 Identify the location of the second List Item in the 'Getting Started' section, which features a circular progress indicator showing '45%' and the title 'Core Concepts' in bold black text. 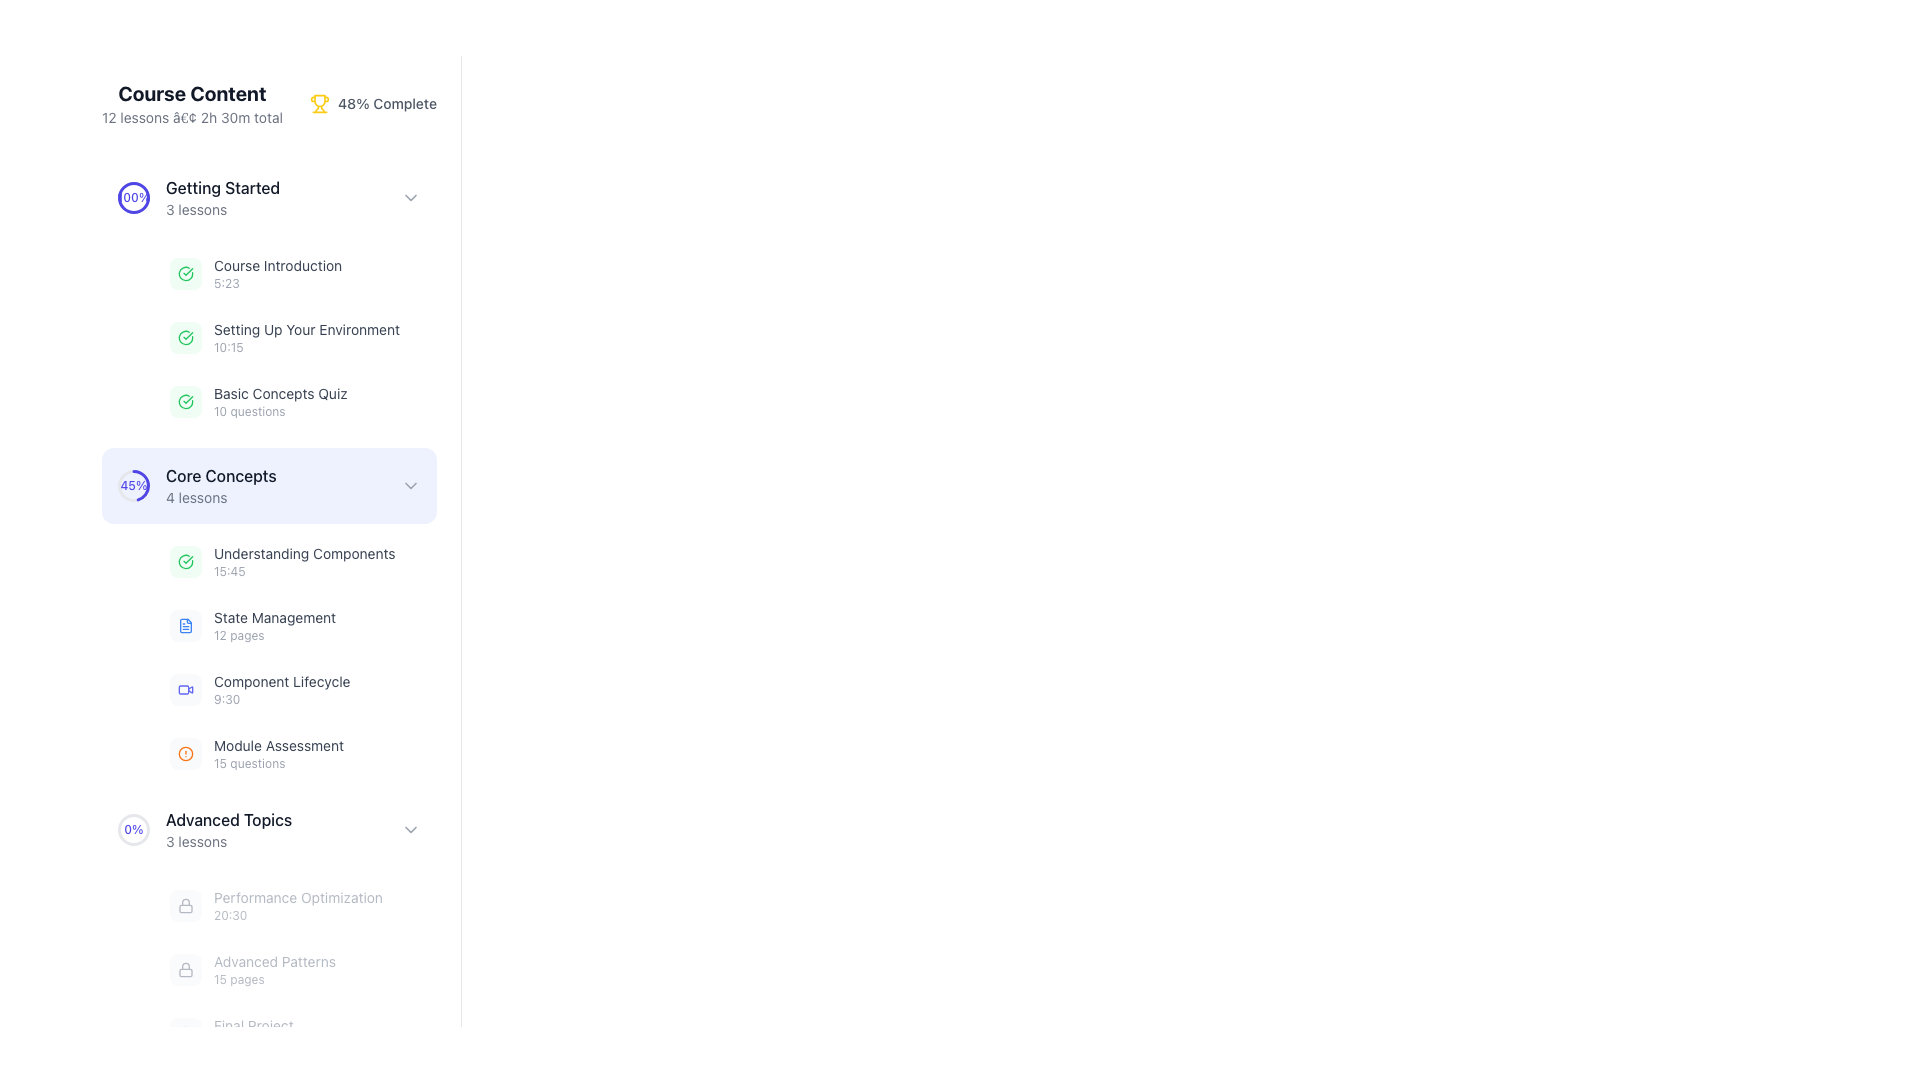
(197, 486).